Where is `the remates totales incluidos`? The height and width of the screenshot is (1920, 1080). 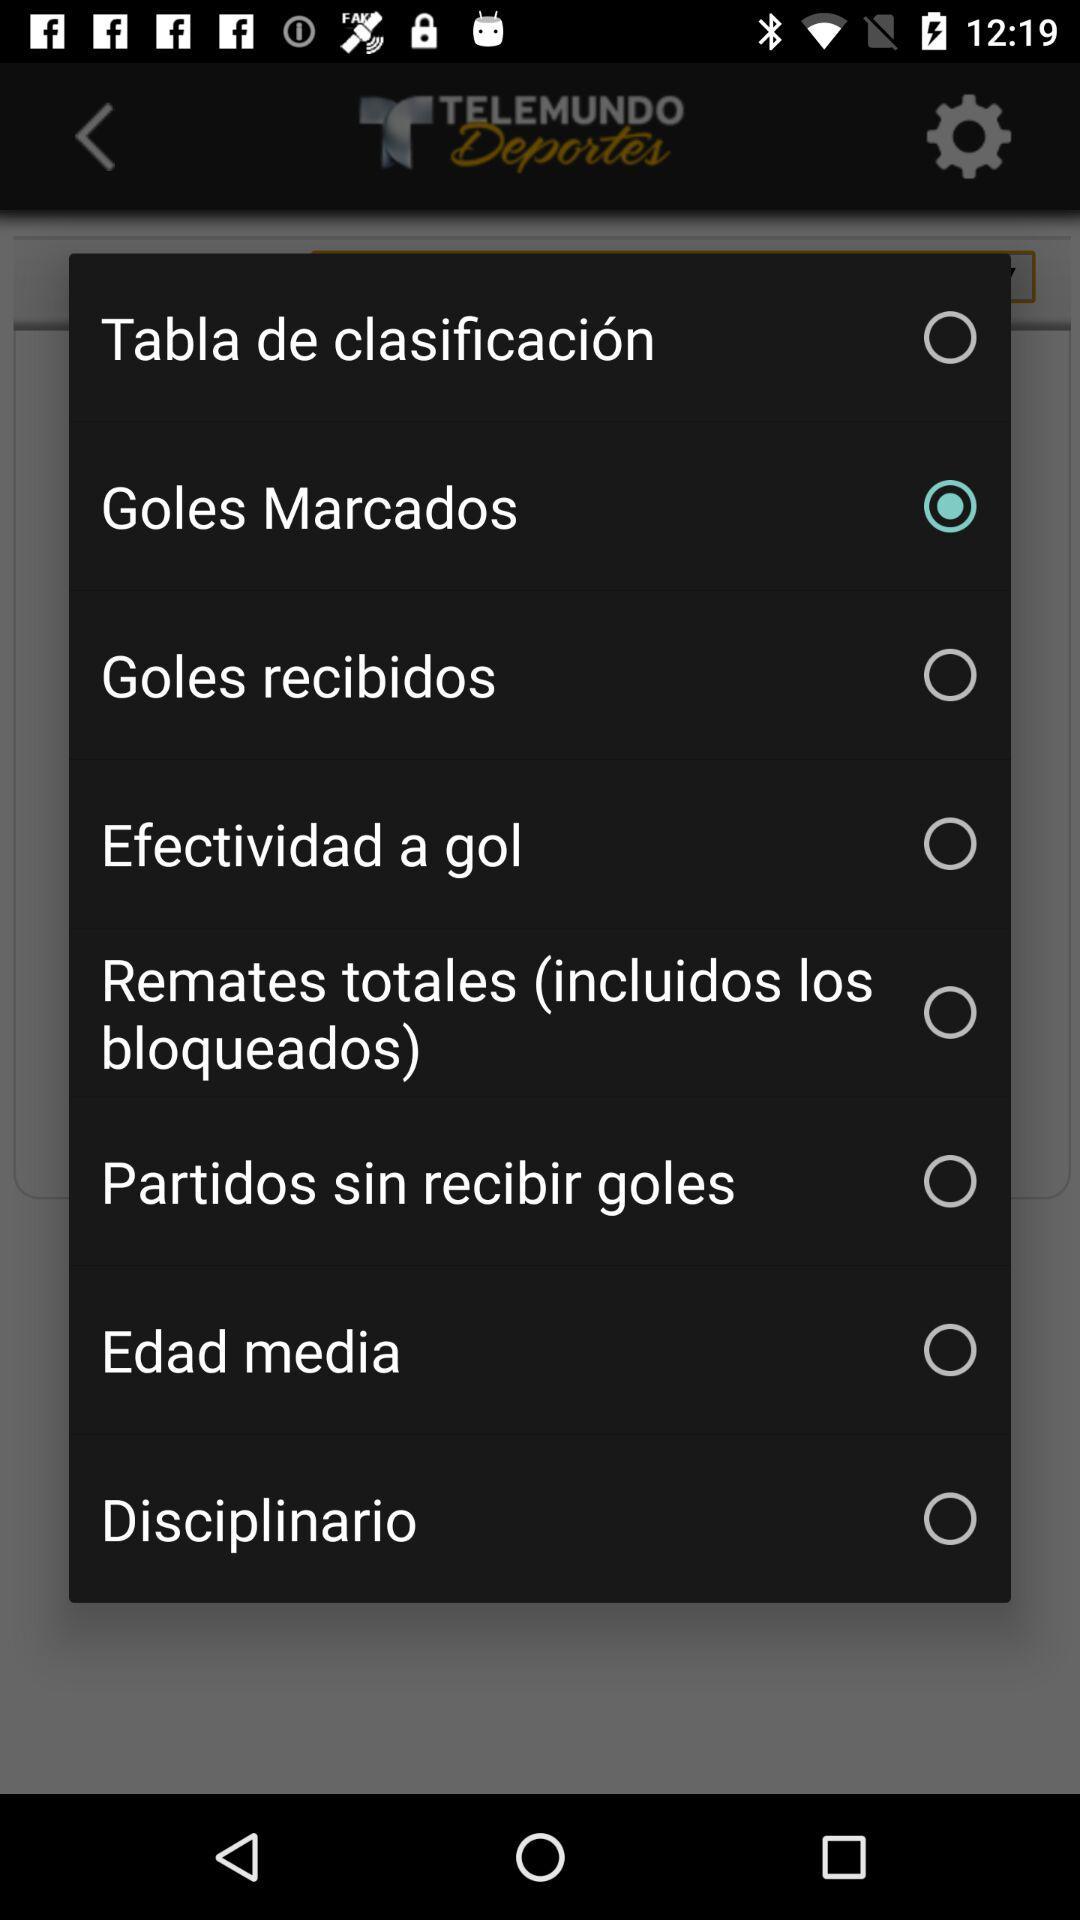 the remates totales incluidos is located at coordinates (540, 1012).